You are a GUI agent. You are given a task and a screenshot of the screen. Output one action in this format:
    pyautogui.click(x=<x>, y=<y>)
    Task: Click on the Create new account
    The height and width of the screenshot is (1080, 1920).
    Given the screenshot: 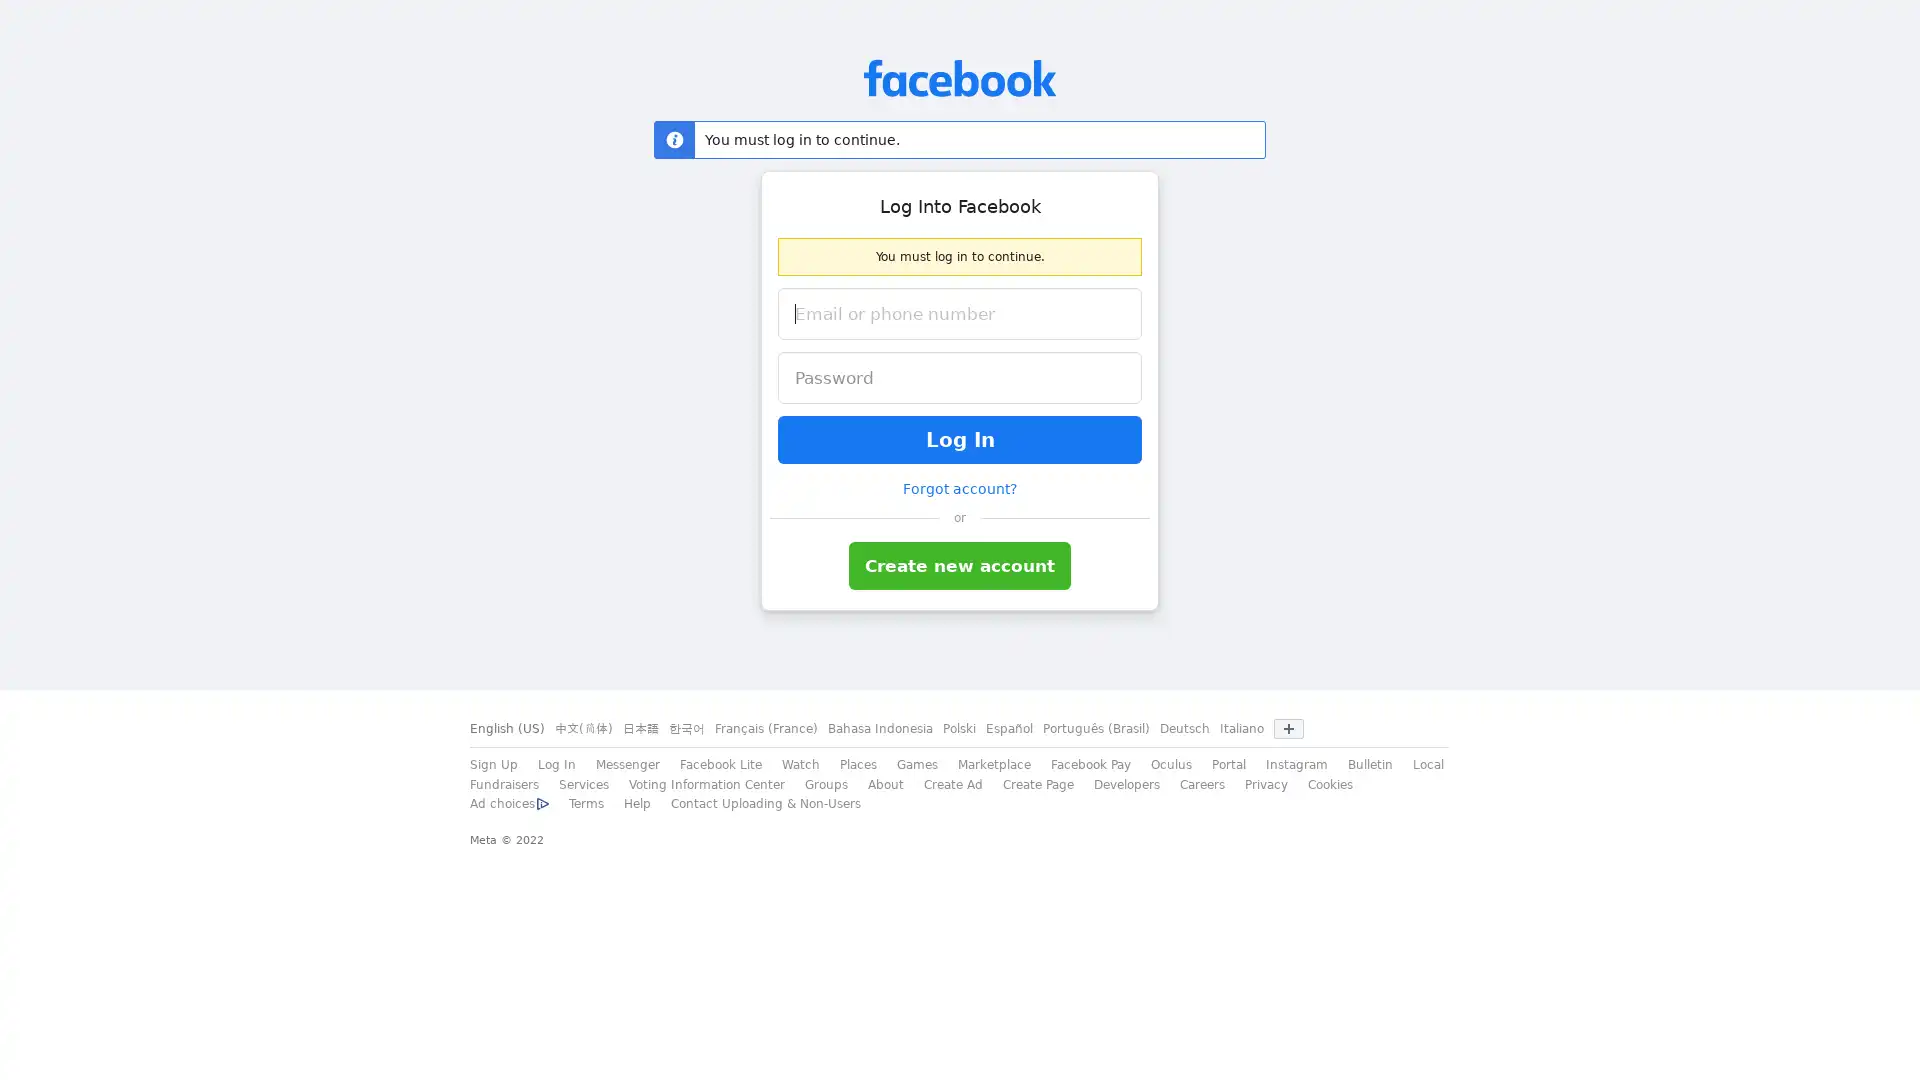 What is the action you would take?
    pyautogui.click(x=960, y=566)
    